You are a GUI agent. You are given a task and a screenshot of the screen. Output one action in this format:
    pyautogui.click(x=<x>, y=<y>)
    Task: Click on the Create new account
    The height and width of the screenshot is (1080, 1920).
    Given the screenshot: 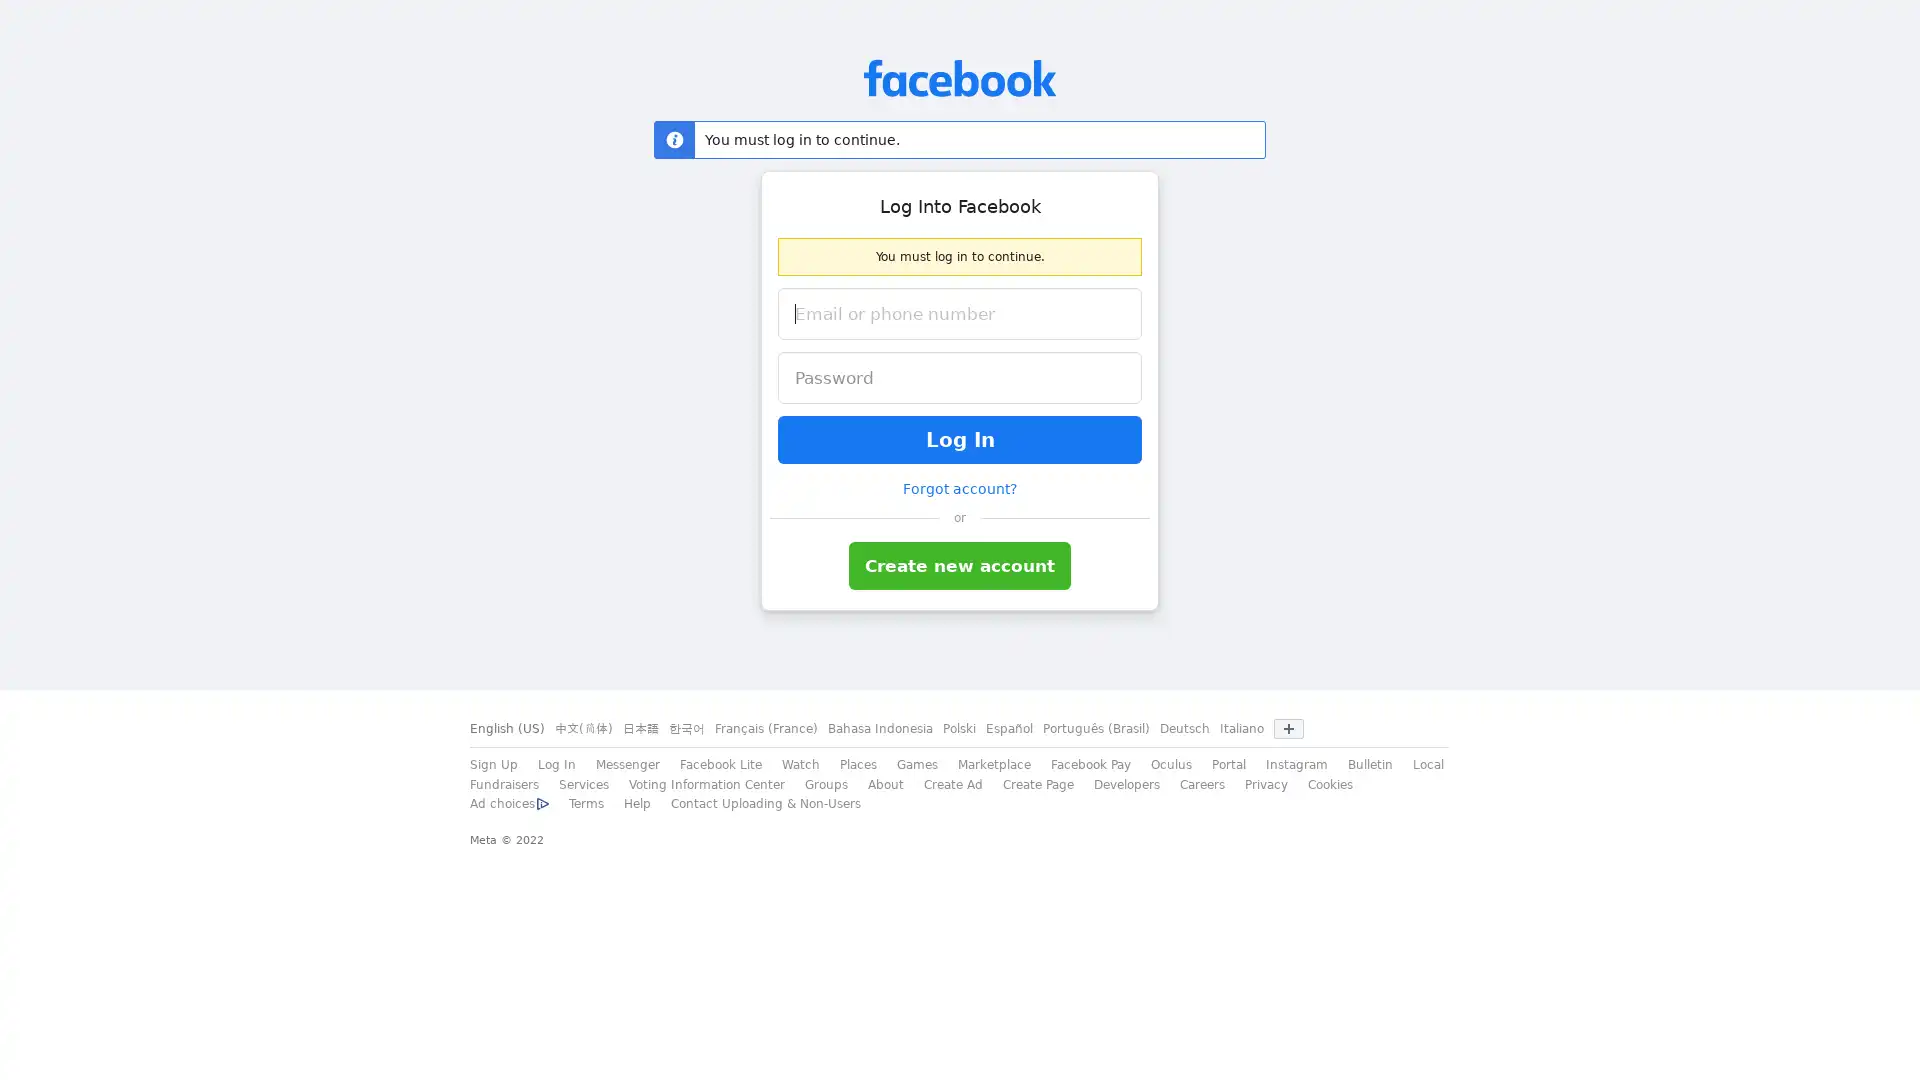 What is the action you would take?
    pyautogui.click(x=960, y=566)
    